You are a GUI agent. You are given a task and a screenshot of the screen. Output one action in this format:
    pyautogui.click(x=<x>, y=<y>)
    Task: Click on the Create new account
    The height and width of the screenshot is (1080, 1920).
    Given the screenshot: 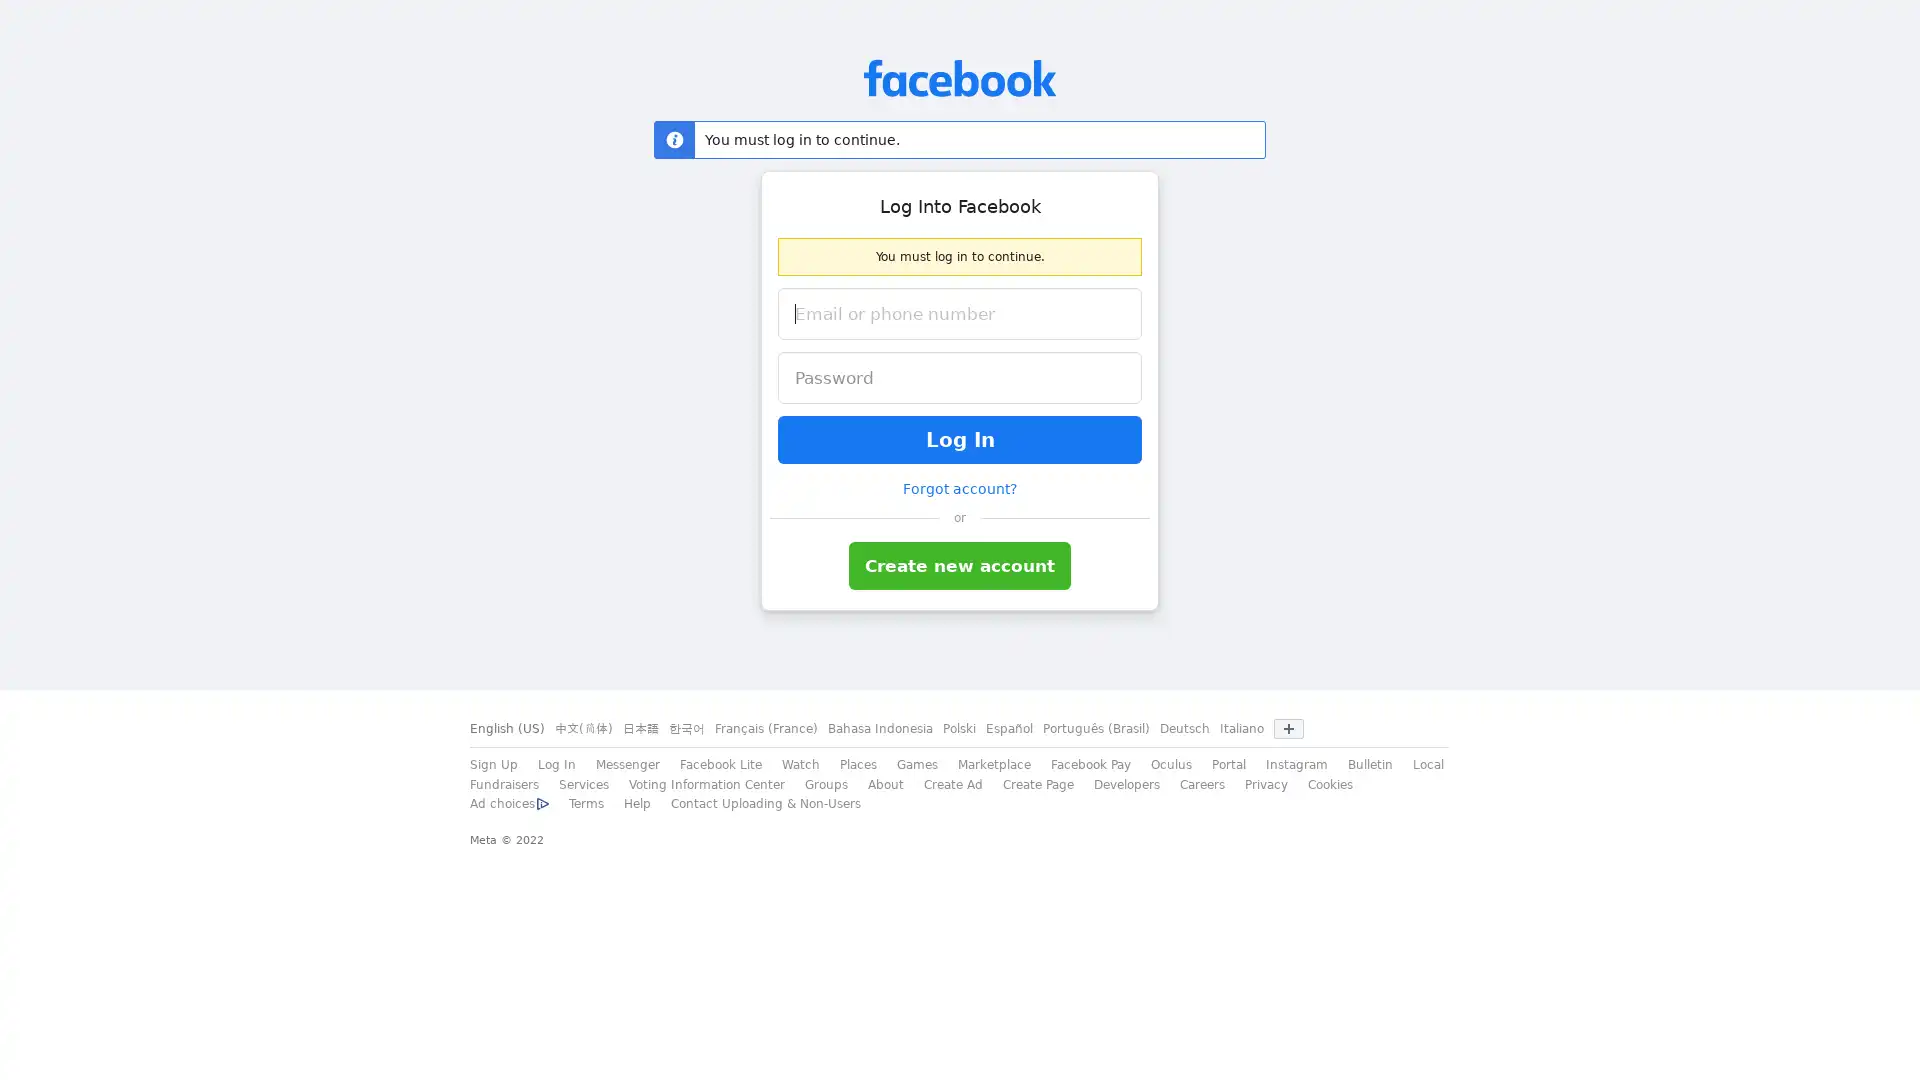 What is the action you would take?
    pyautogui.click(x=960, y=566)
    